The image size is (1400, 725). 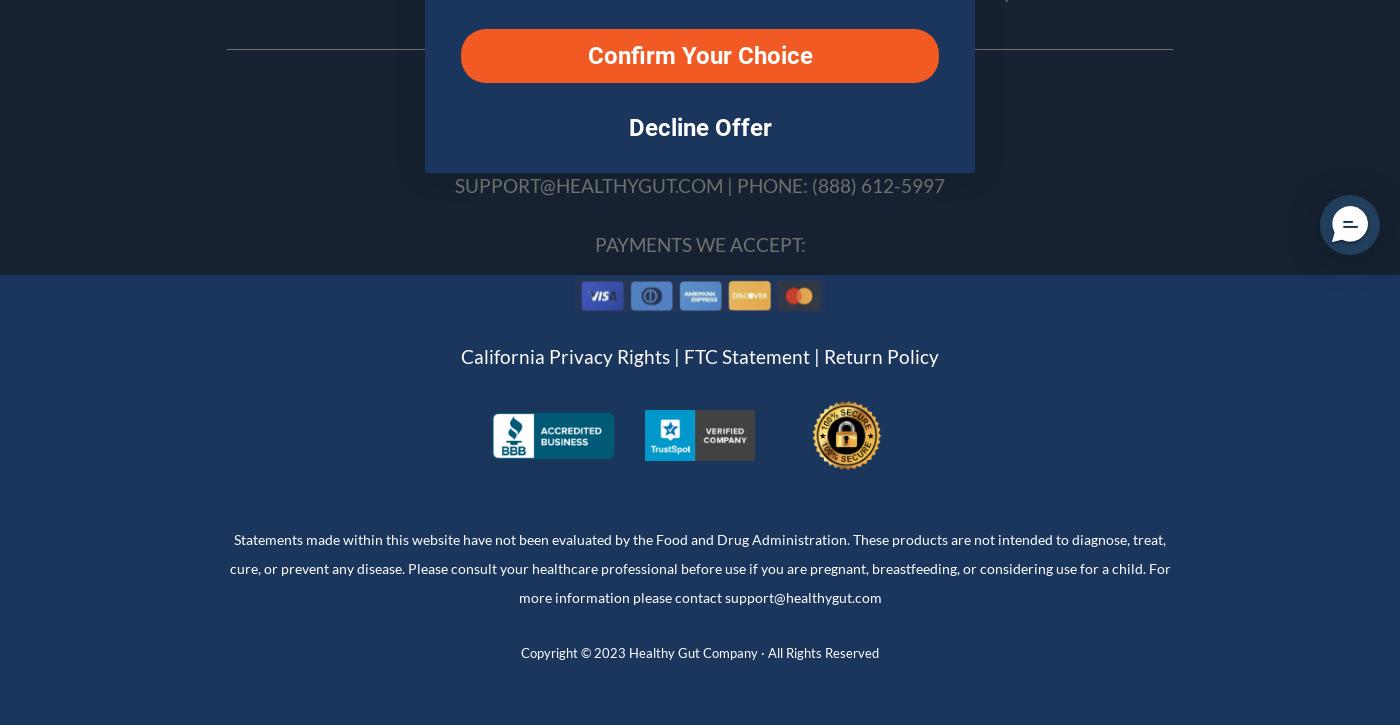 What do you see at coordinates (520, 650) in the screenshot?
I see `'Copyright © 2023 Healthy Gut Company · All Rights Reserved'` at bounding box center [520, 650].